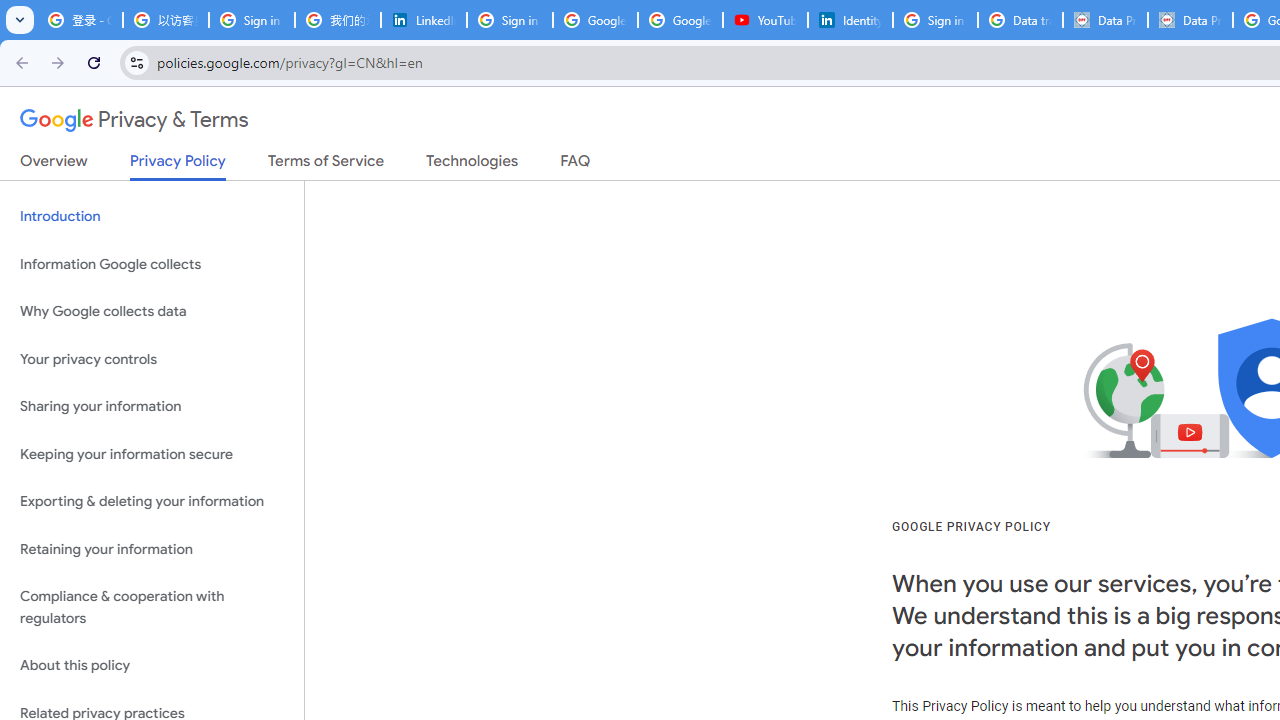 This screenshot has height=720, width=1280. Describe the element at coordinates (934, 20) in the screenshot. I see `'Sign in - Google Accounts'` at that location.